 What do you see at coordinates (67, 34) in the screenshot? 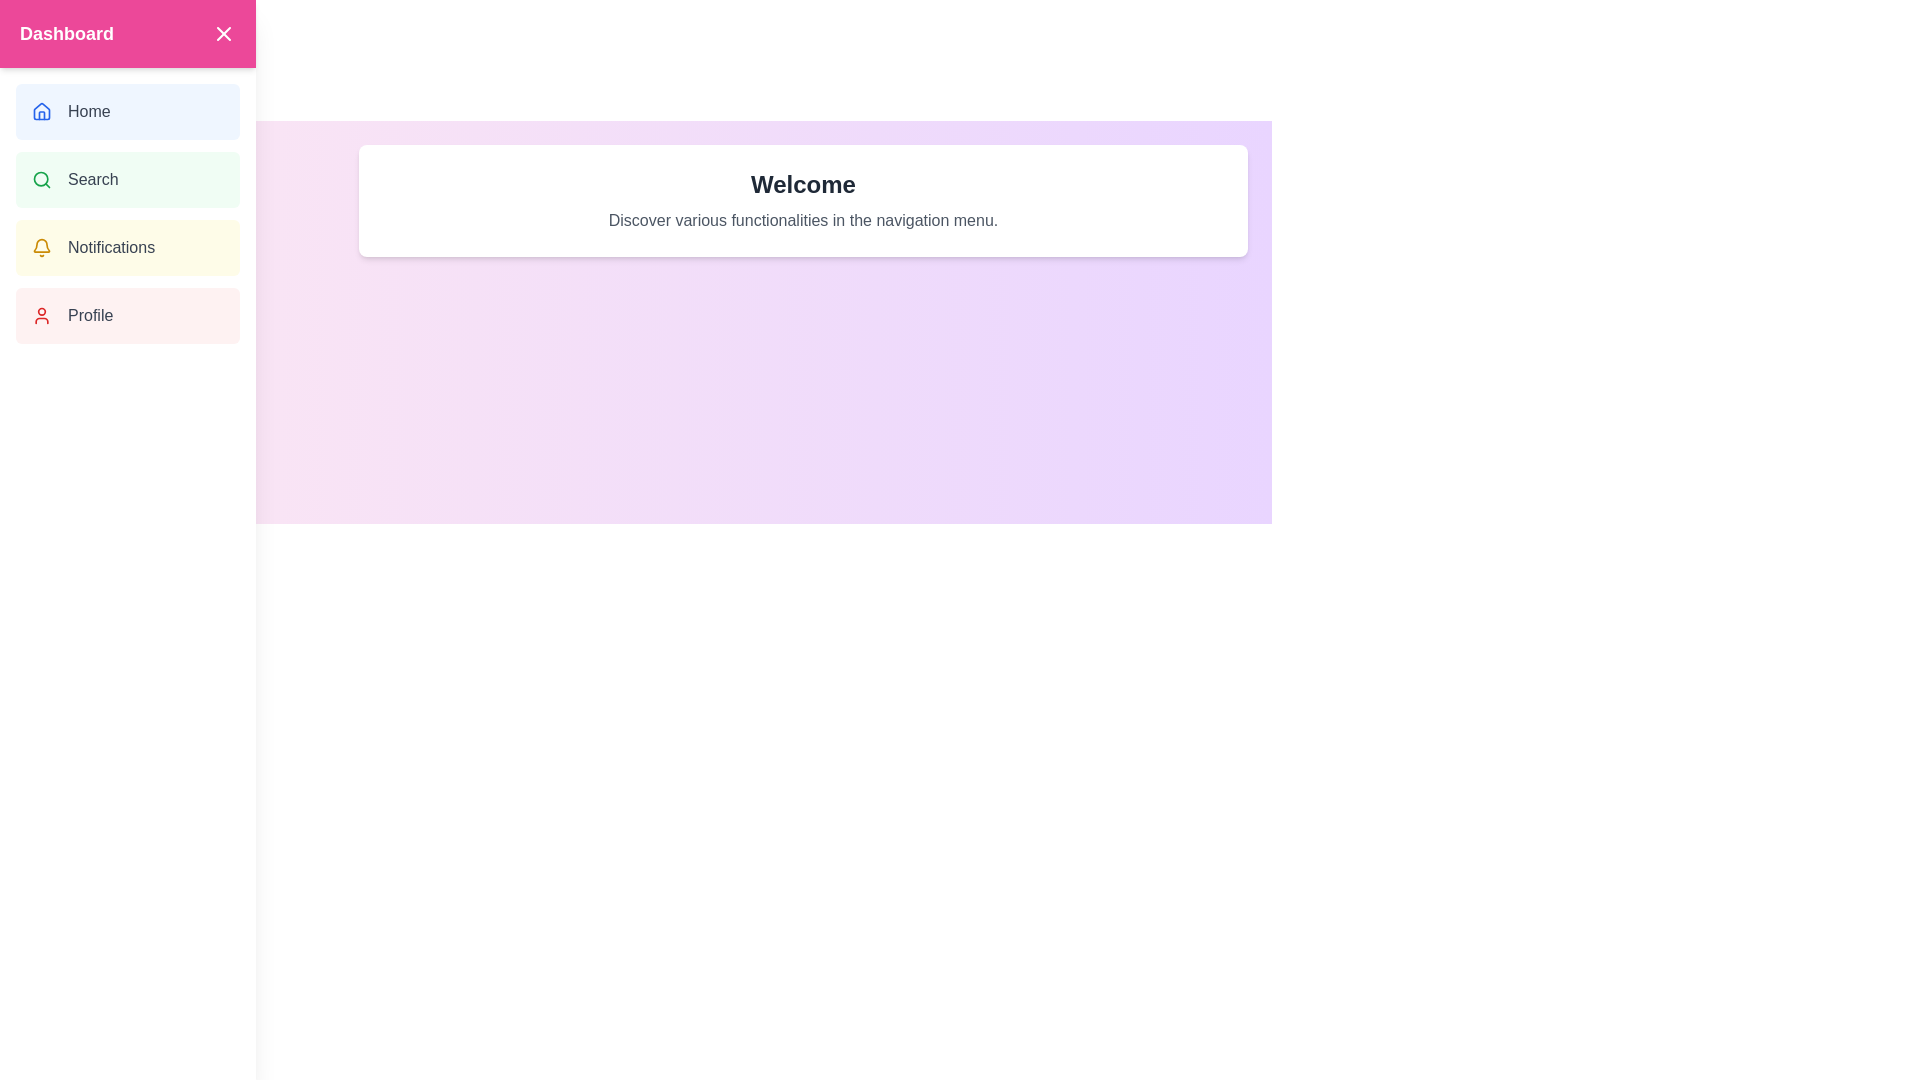
I see `text label displaying 'Dashboard' which is styled in bold and located on a pink background bar at the top of the sidebar interface` at bounding box center [67, 34].